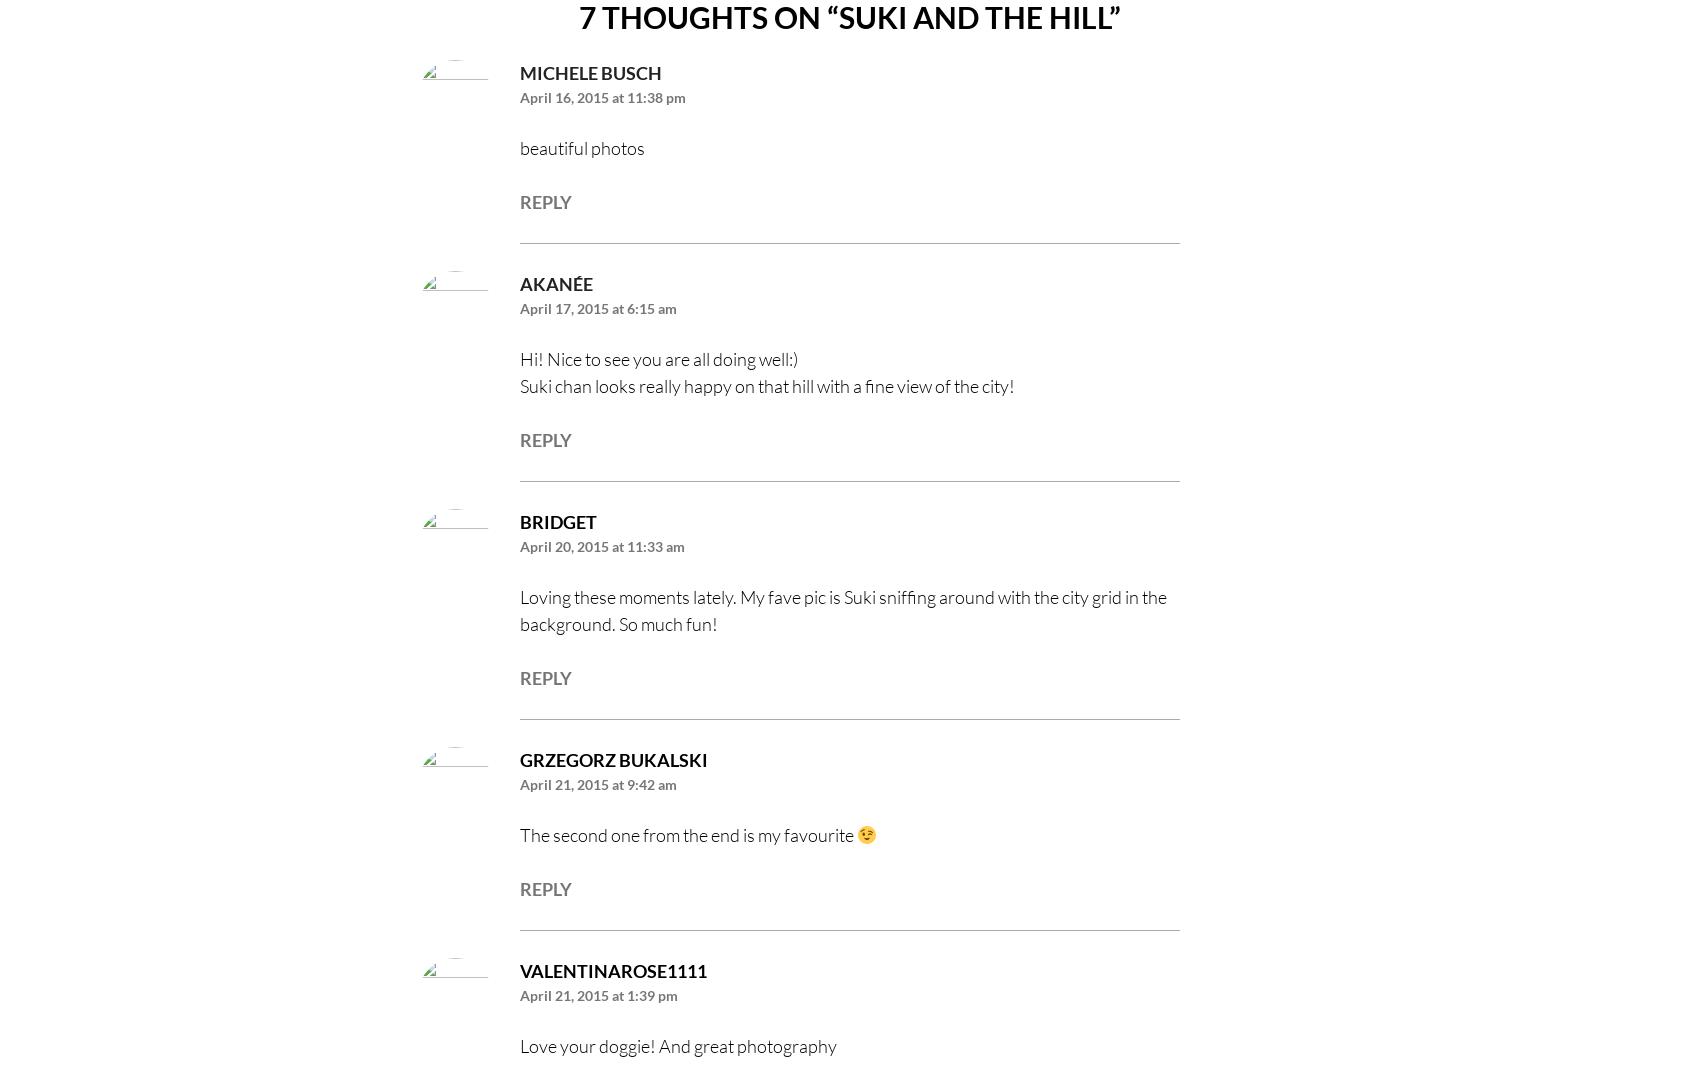  What do you see at coordinates (520, 385) in the screenshot?
I see `'Suki chan looks really happy on that hill with a fine view of the city!'` at bounding box center [520, 385].